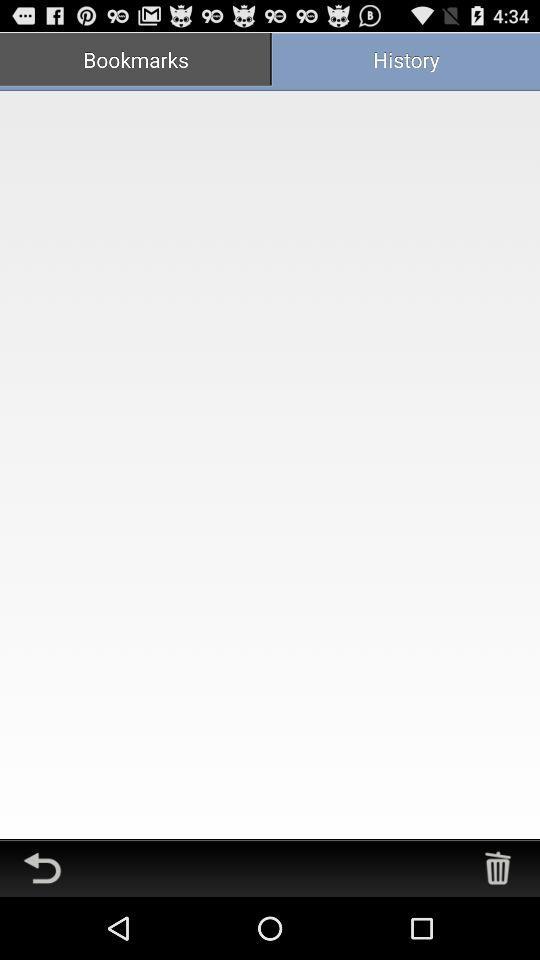 This screenshot has width=540, height=960. Describe the element at coordinates (42, 929) in the screenshot. I see `the undo icon` at that location.